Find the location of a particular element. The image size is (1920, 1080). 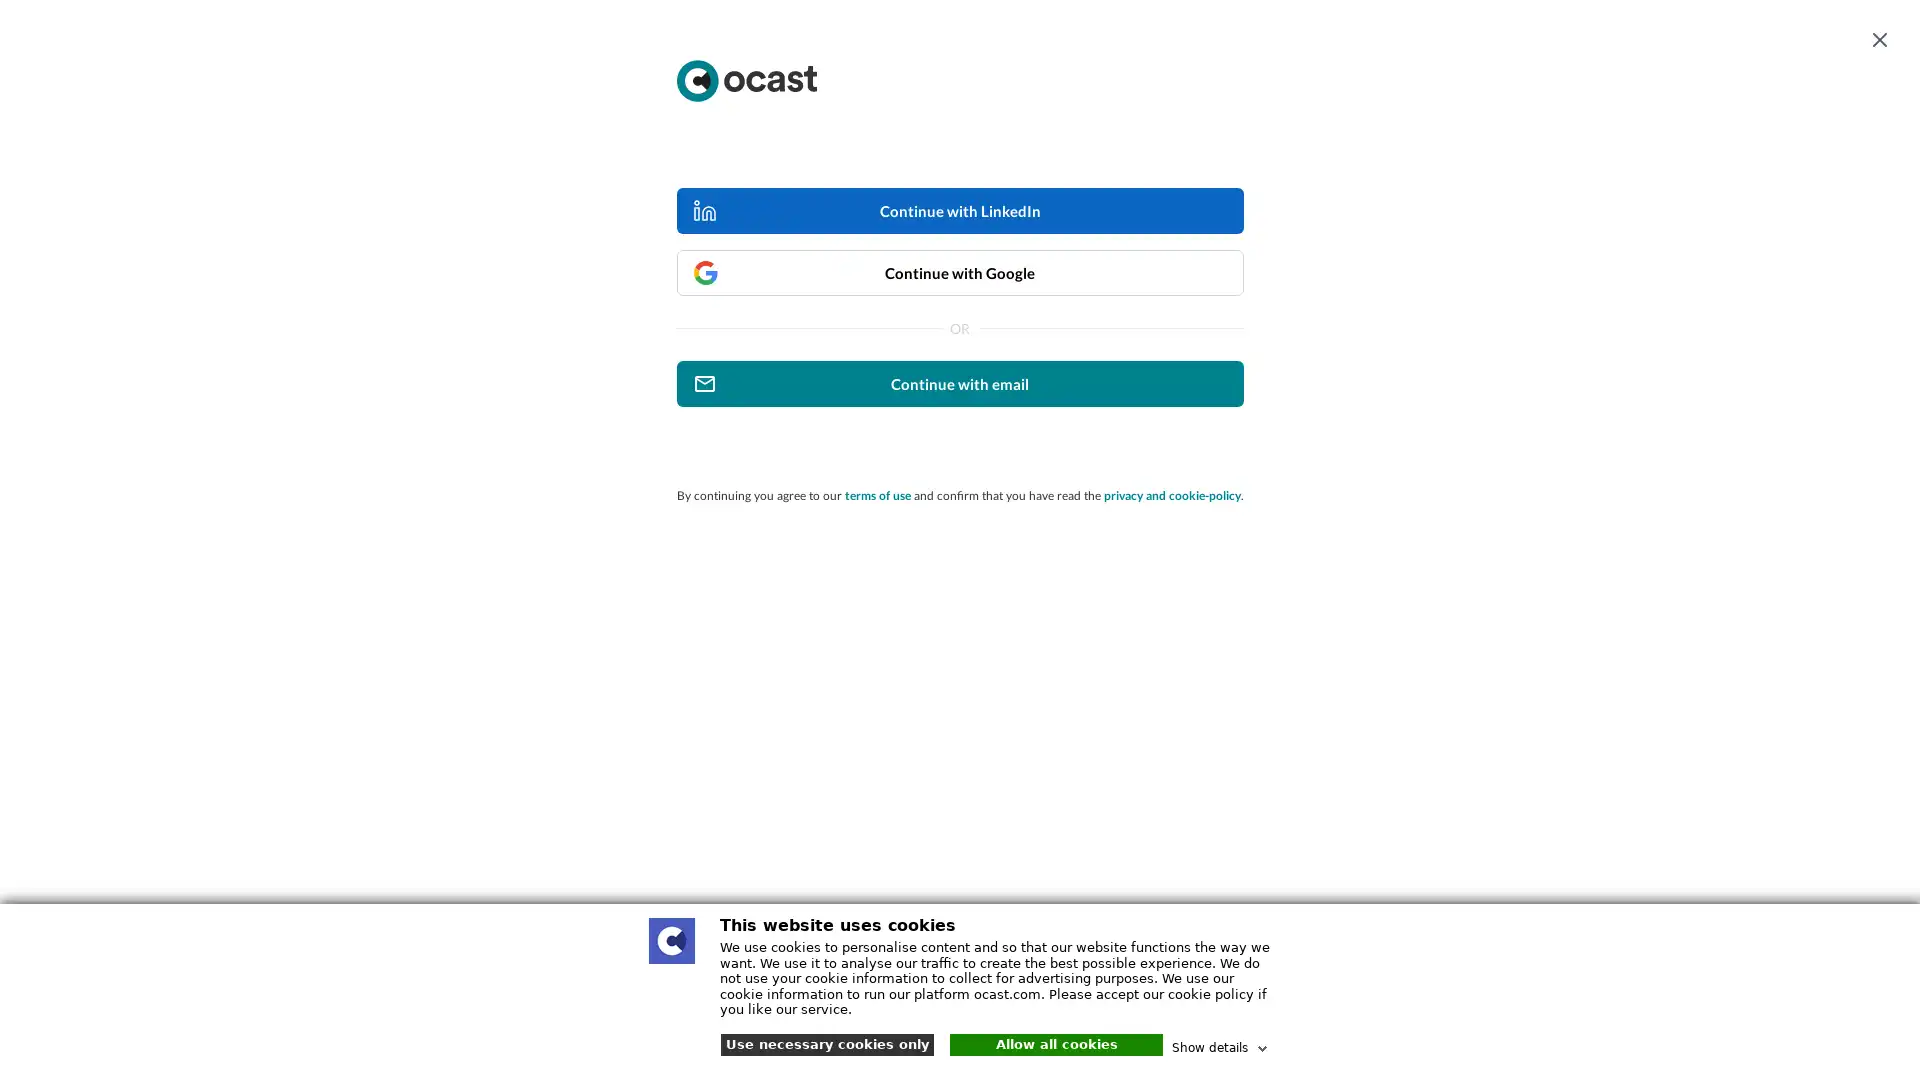

Continue with email is located at coordinates (958, 384).